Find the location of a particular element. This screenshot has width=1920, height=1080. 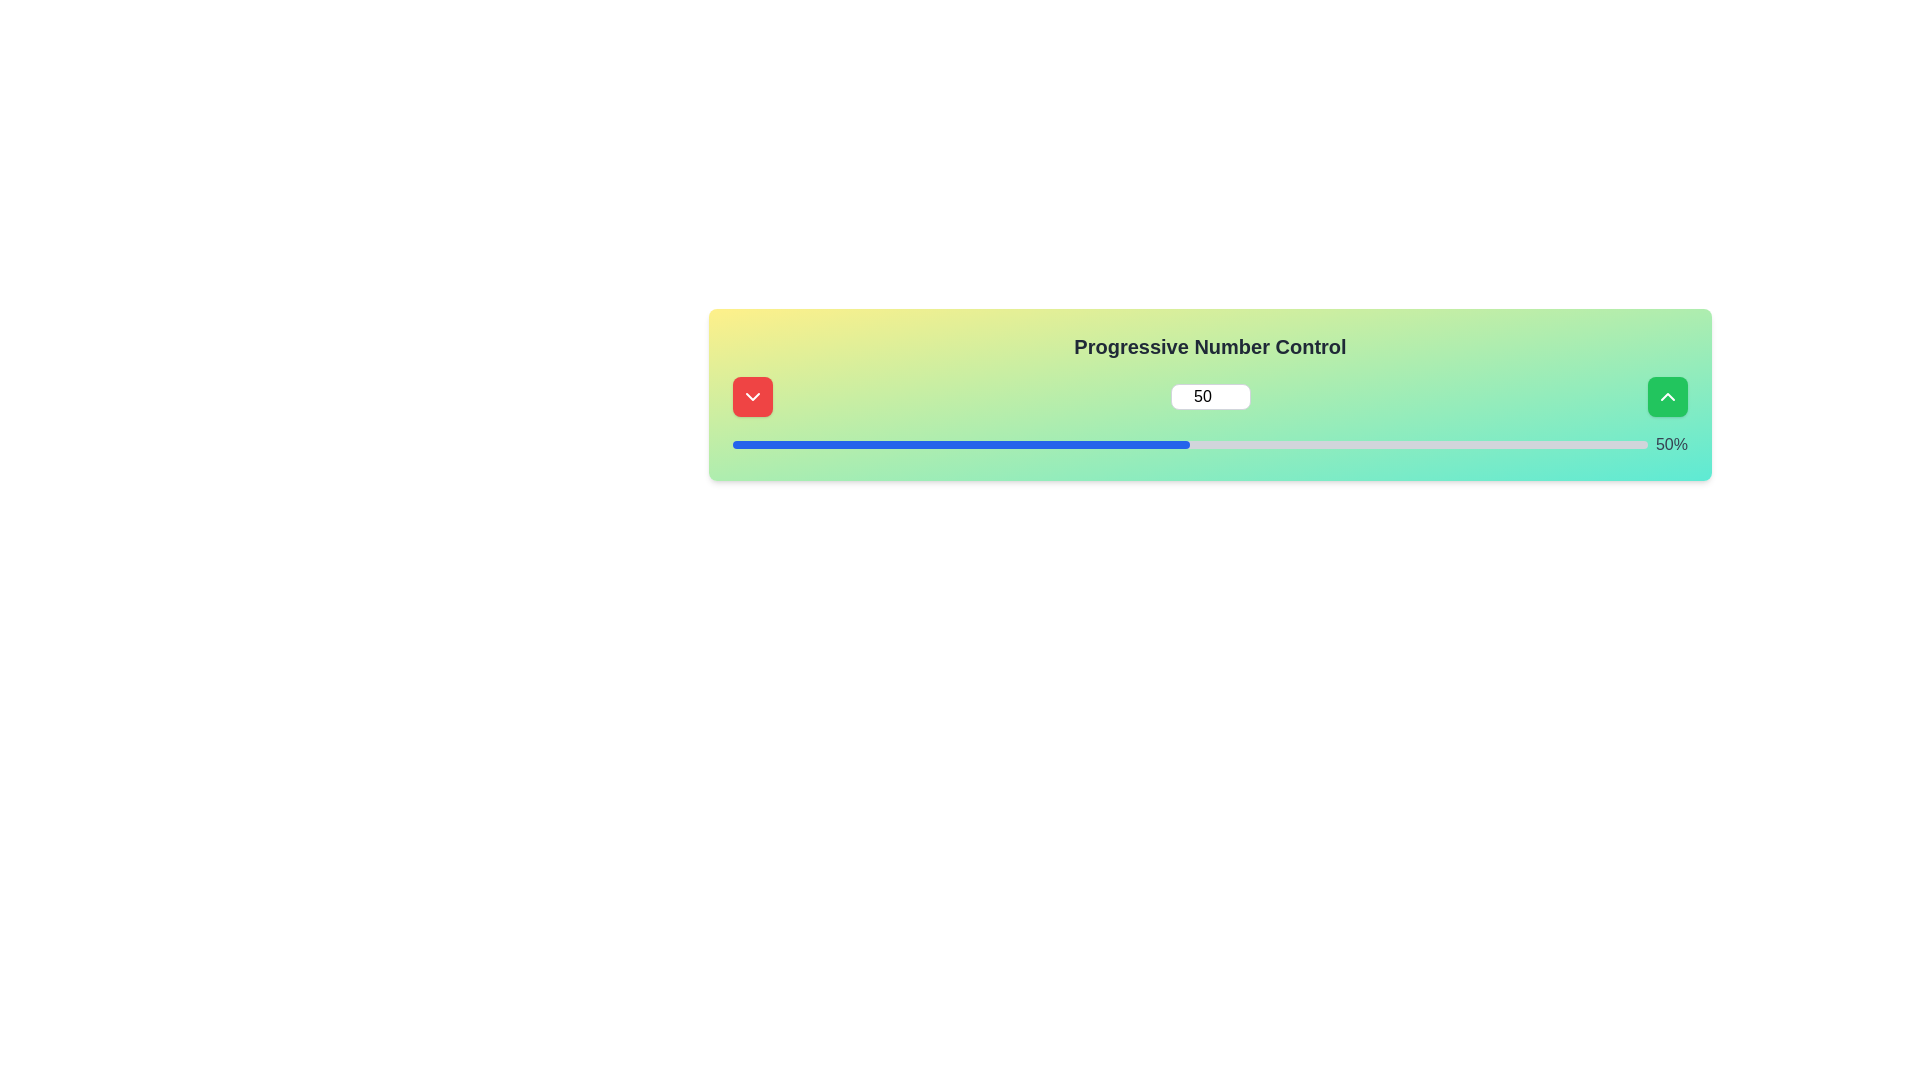

the slider is located at coordinates (979, 443).